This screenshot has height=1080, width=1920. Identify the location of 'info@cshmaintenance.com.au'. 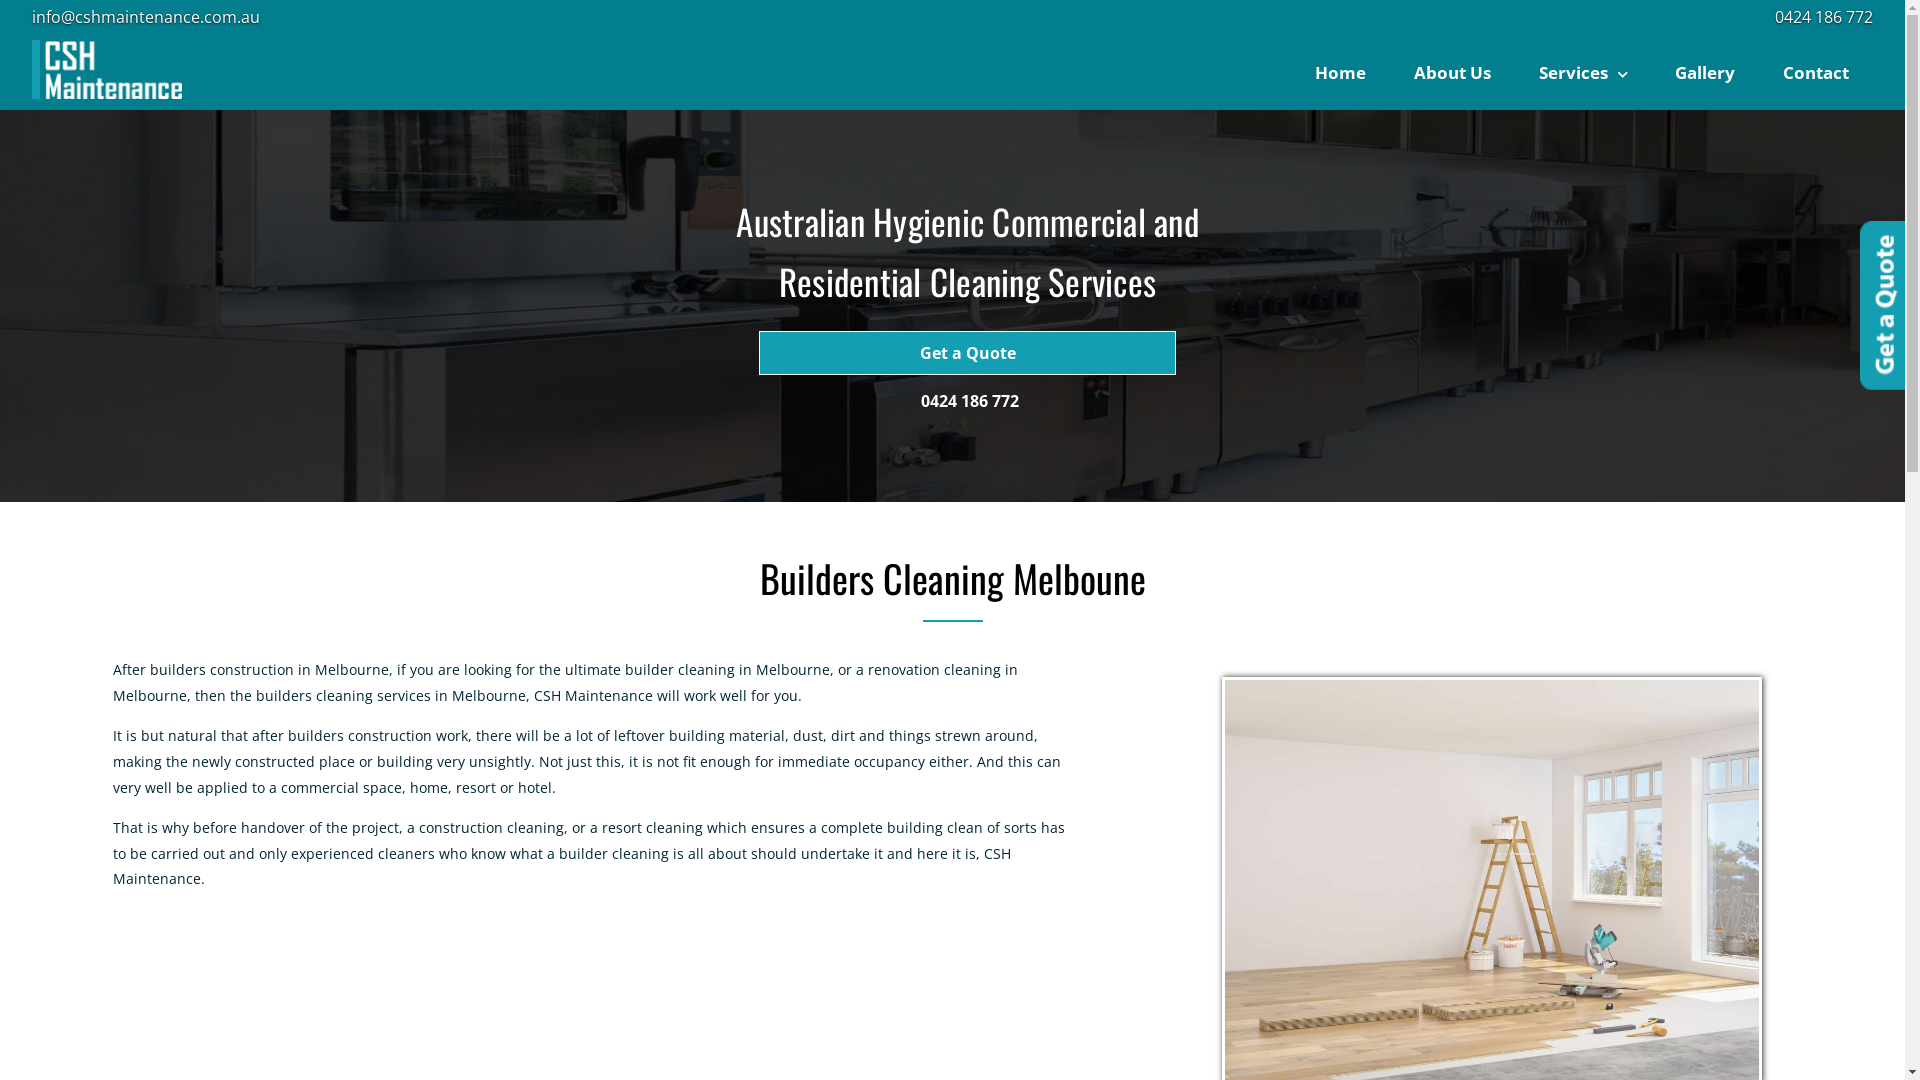
(144, 16).